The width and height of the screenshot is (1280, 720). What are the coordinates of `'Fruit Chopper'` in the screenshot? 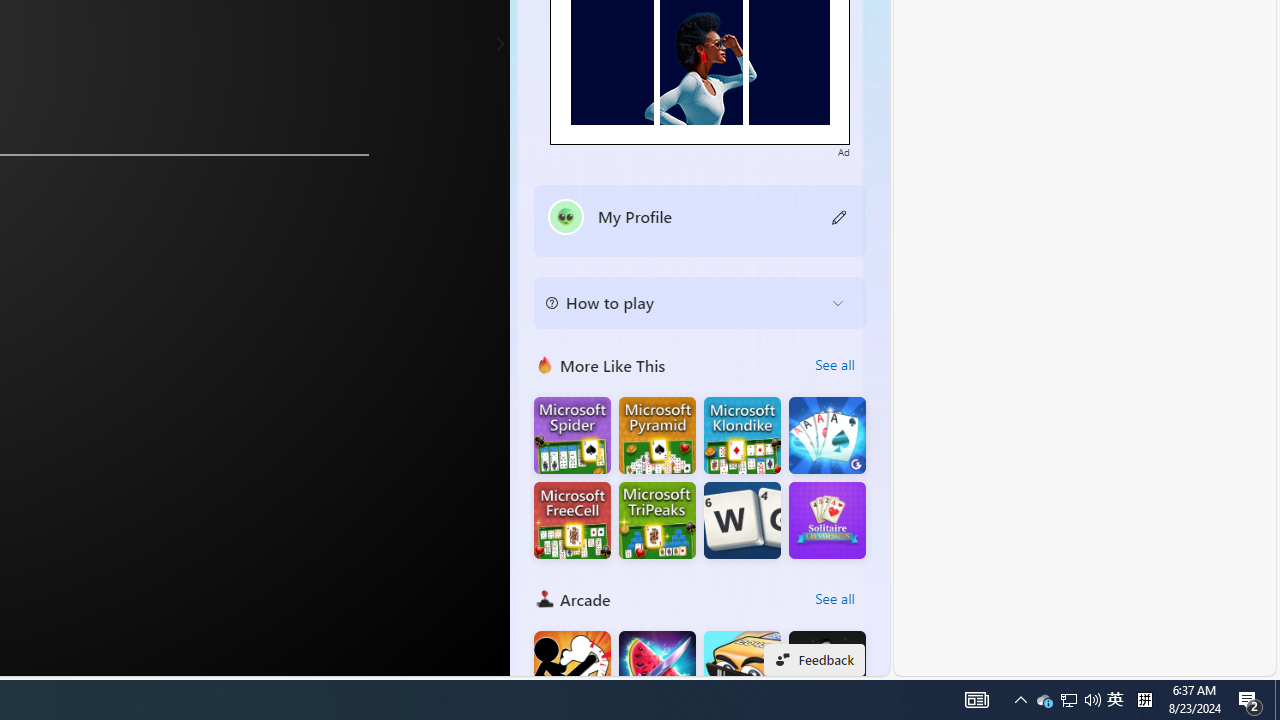 It's located at (657, 669).